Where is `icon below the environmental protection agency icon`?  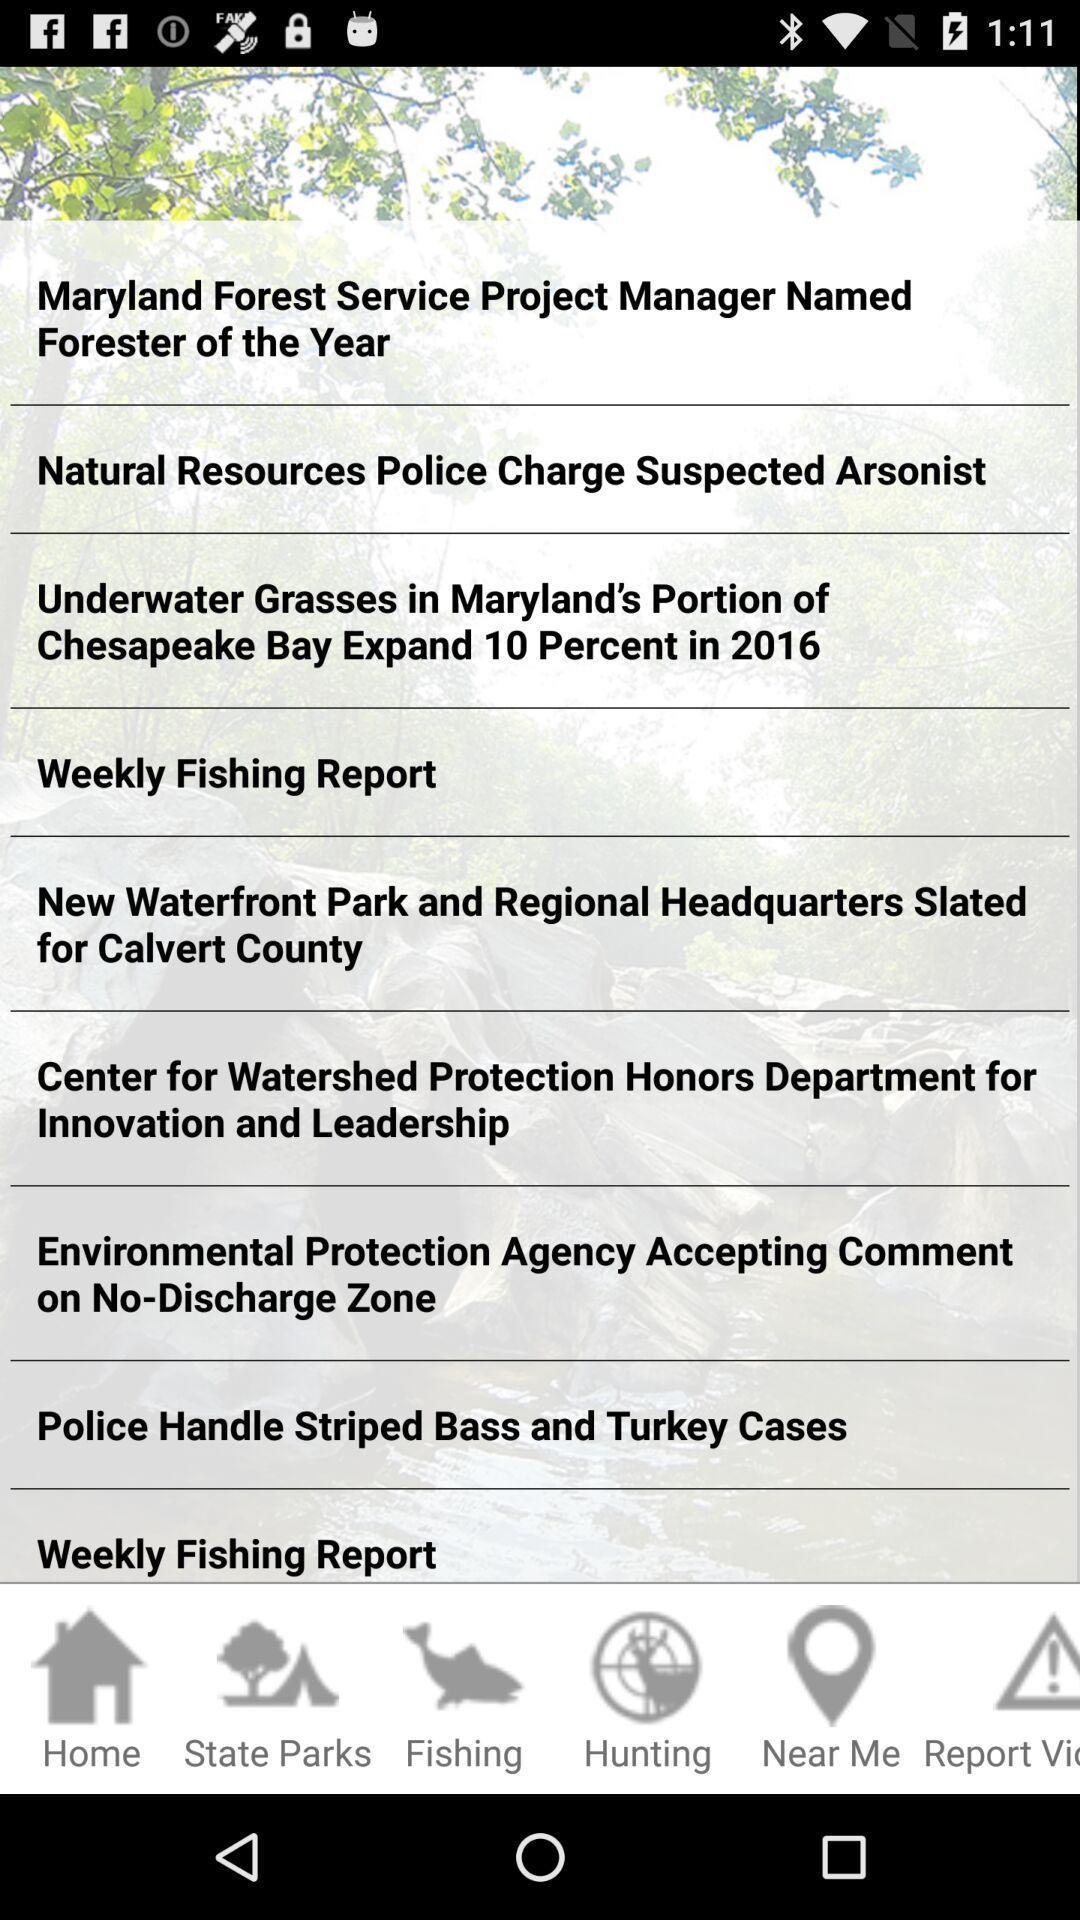 icon below the environmental protection agency icon is located at coordinates (540, 1423).